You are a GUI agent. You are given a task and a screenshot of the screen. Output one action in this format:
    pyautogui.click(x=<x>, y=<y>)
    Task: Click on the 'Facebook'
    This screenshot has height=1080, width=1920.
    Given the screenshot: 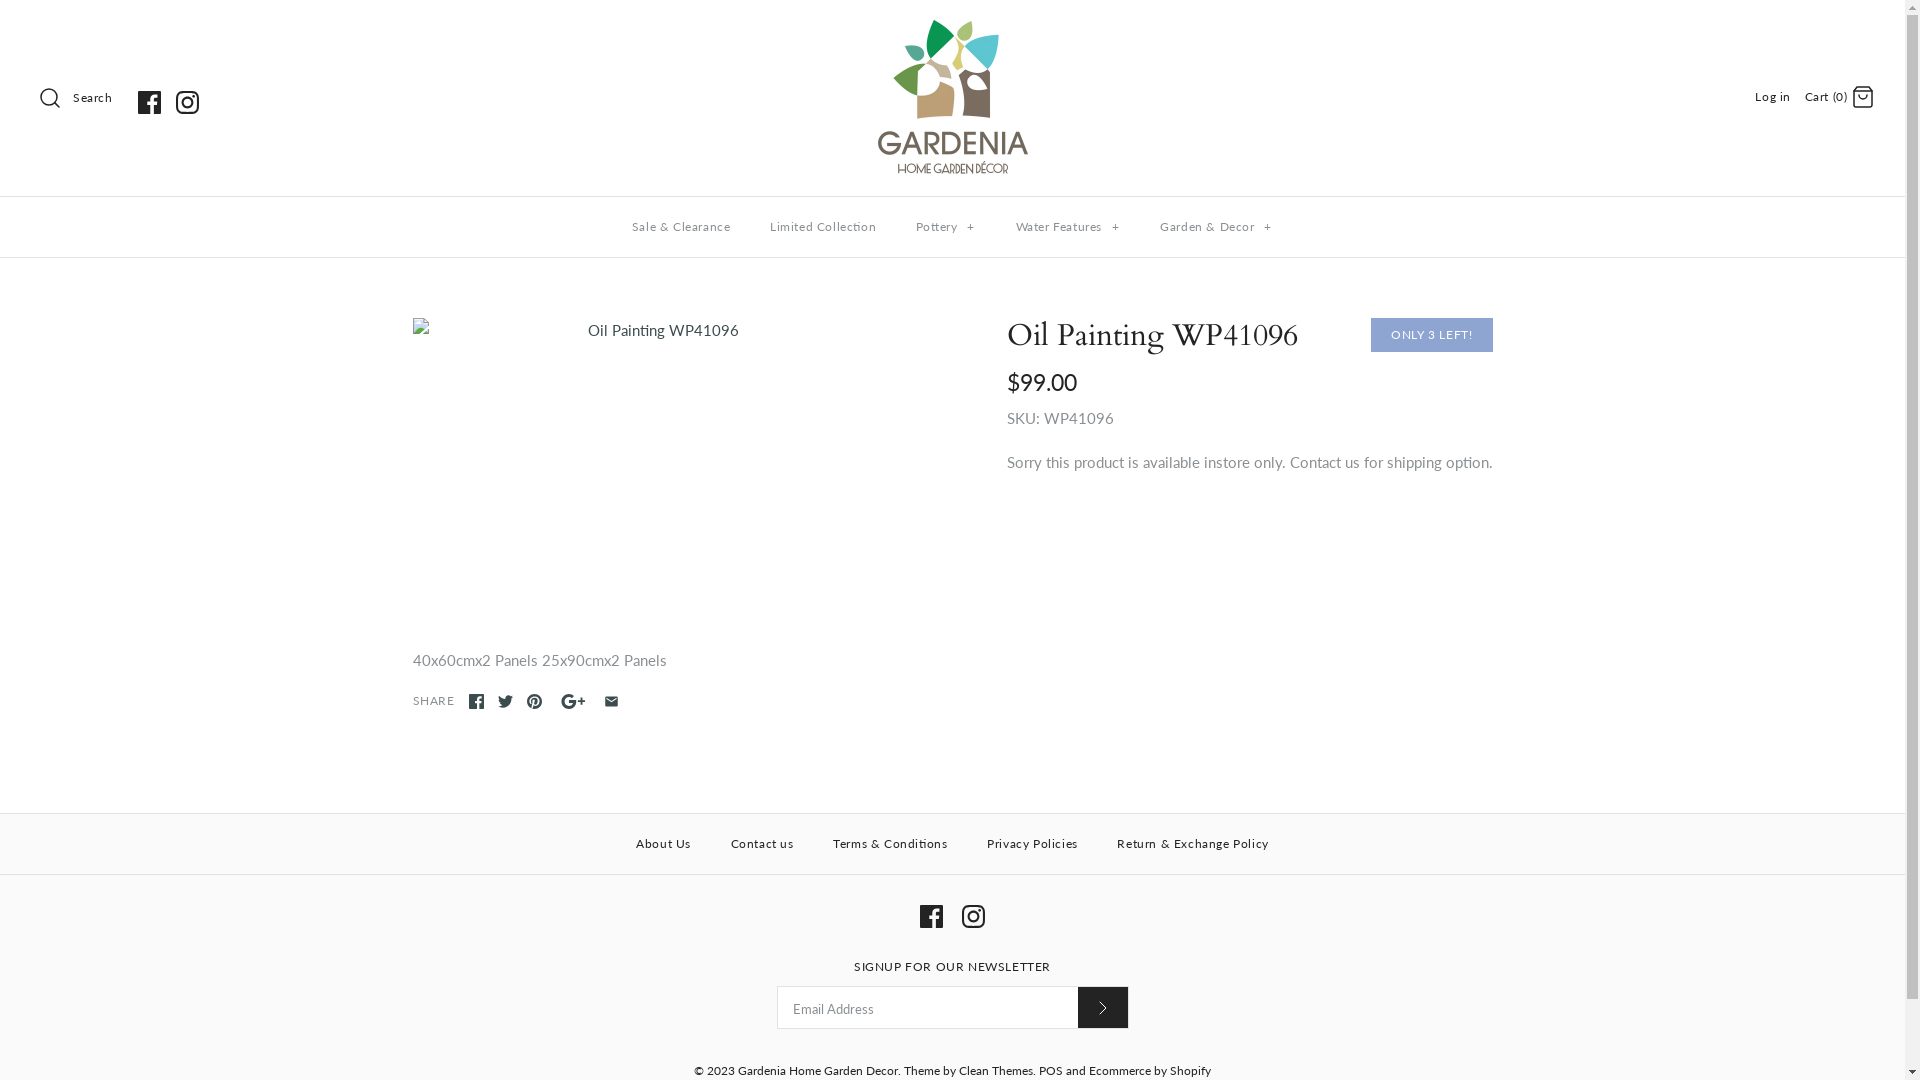 What is the action you would take?
    pyautogui.click(x=148, y=102)
    